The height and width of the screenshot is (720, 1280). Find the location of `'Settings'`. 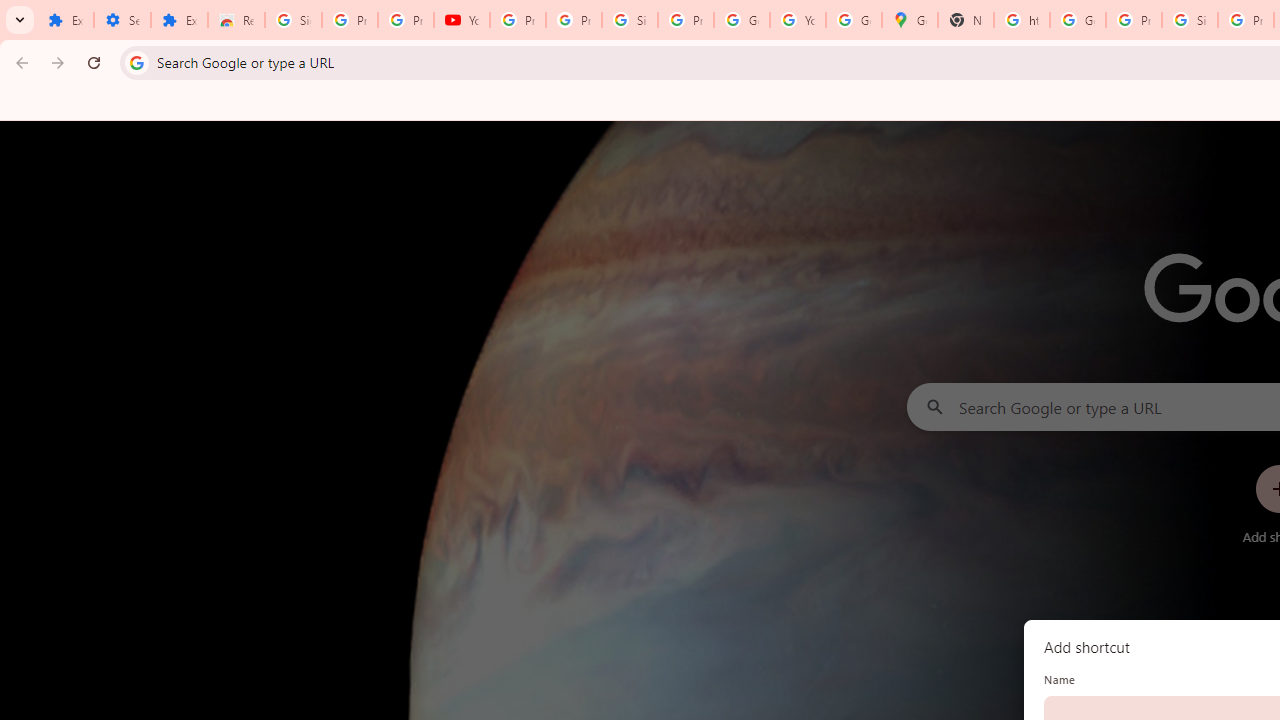

'Settings' is located at coordinates (121, 20).